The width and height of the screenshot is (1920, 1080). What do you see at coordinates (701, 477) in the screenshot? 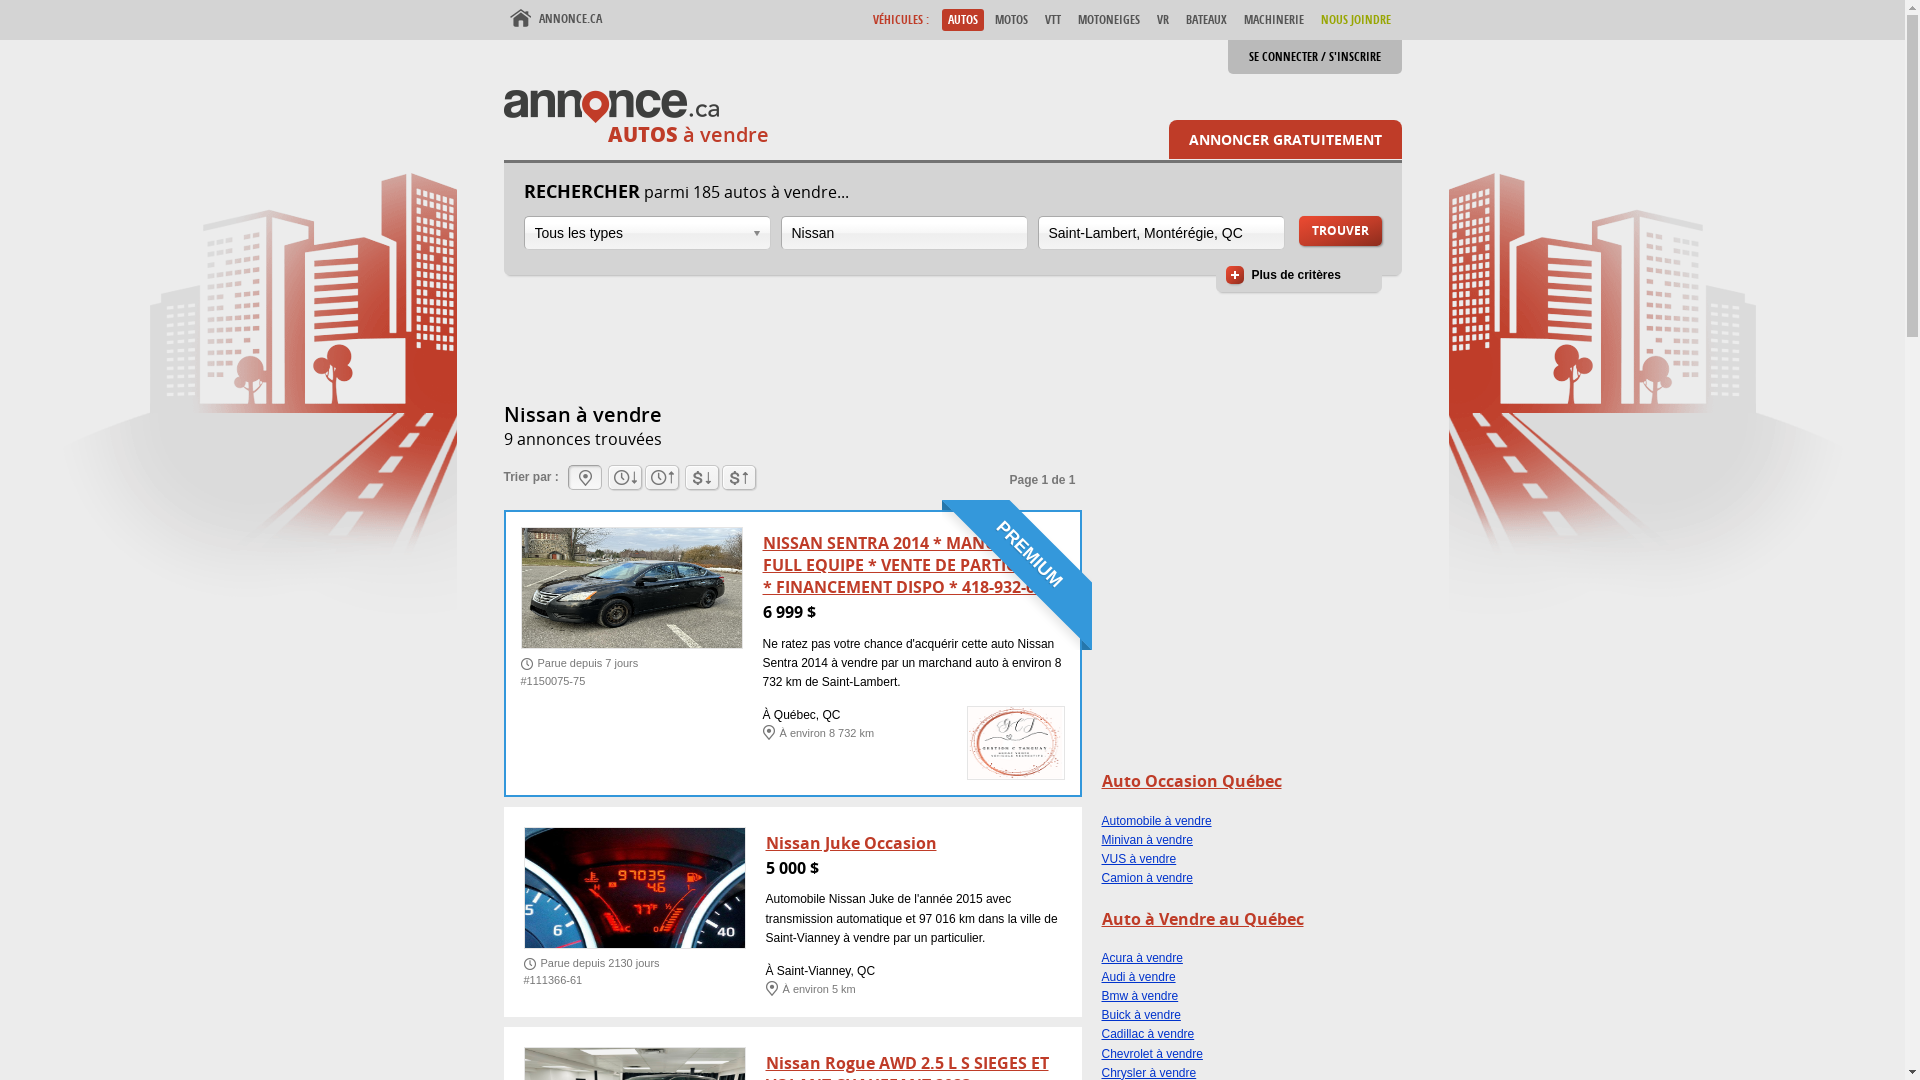
I see `'Prix croissant'` at bounding box center [701, 477].